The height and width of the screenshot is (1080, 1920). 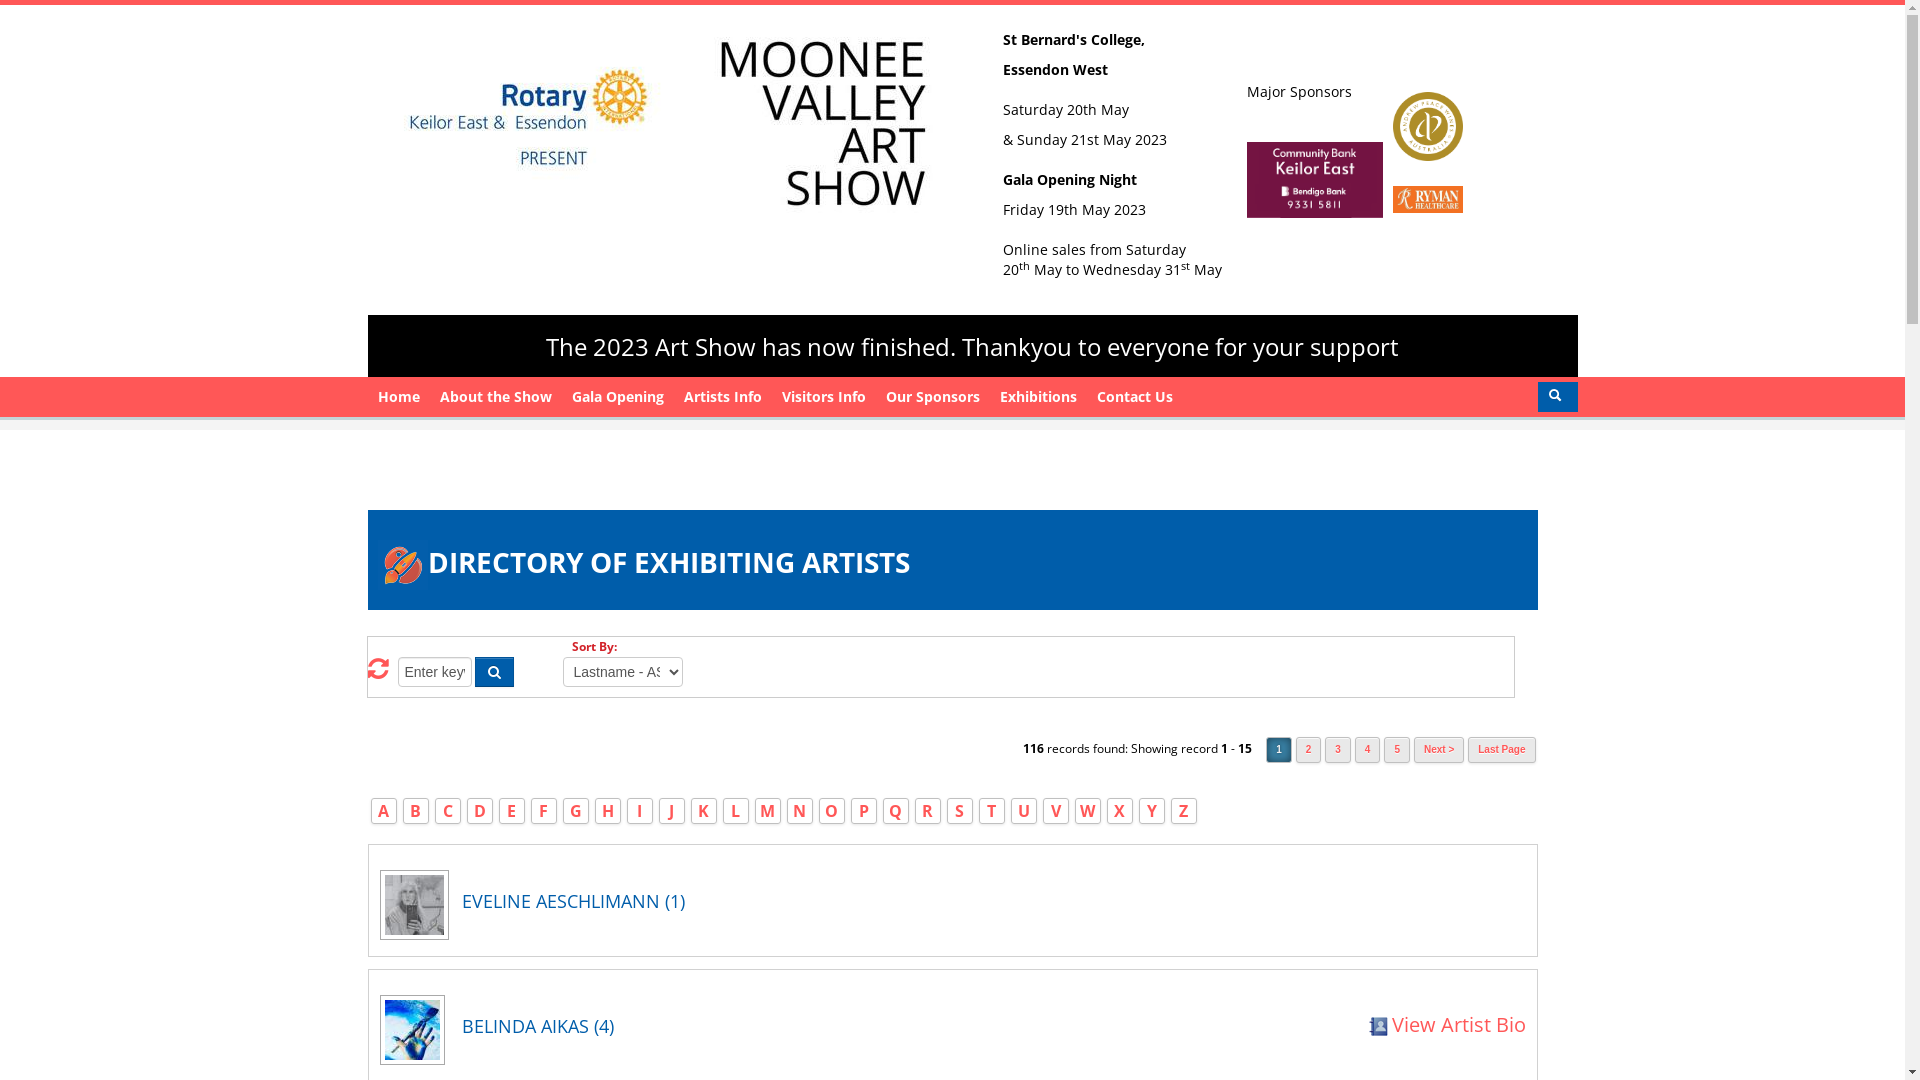 What do you see at coordinates (954, 810) in the screenshot?
I see `'S'` at bounding box center [954, 810].